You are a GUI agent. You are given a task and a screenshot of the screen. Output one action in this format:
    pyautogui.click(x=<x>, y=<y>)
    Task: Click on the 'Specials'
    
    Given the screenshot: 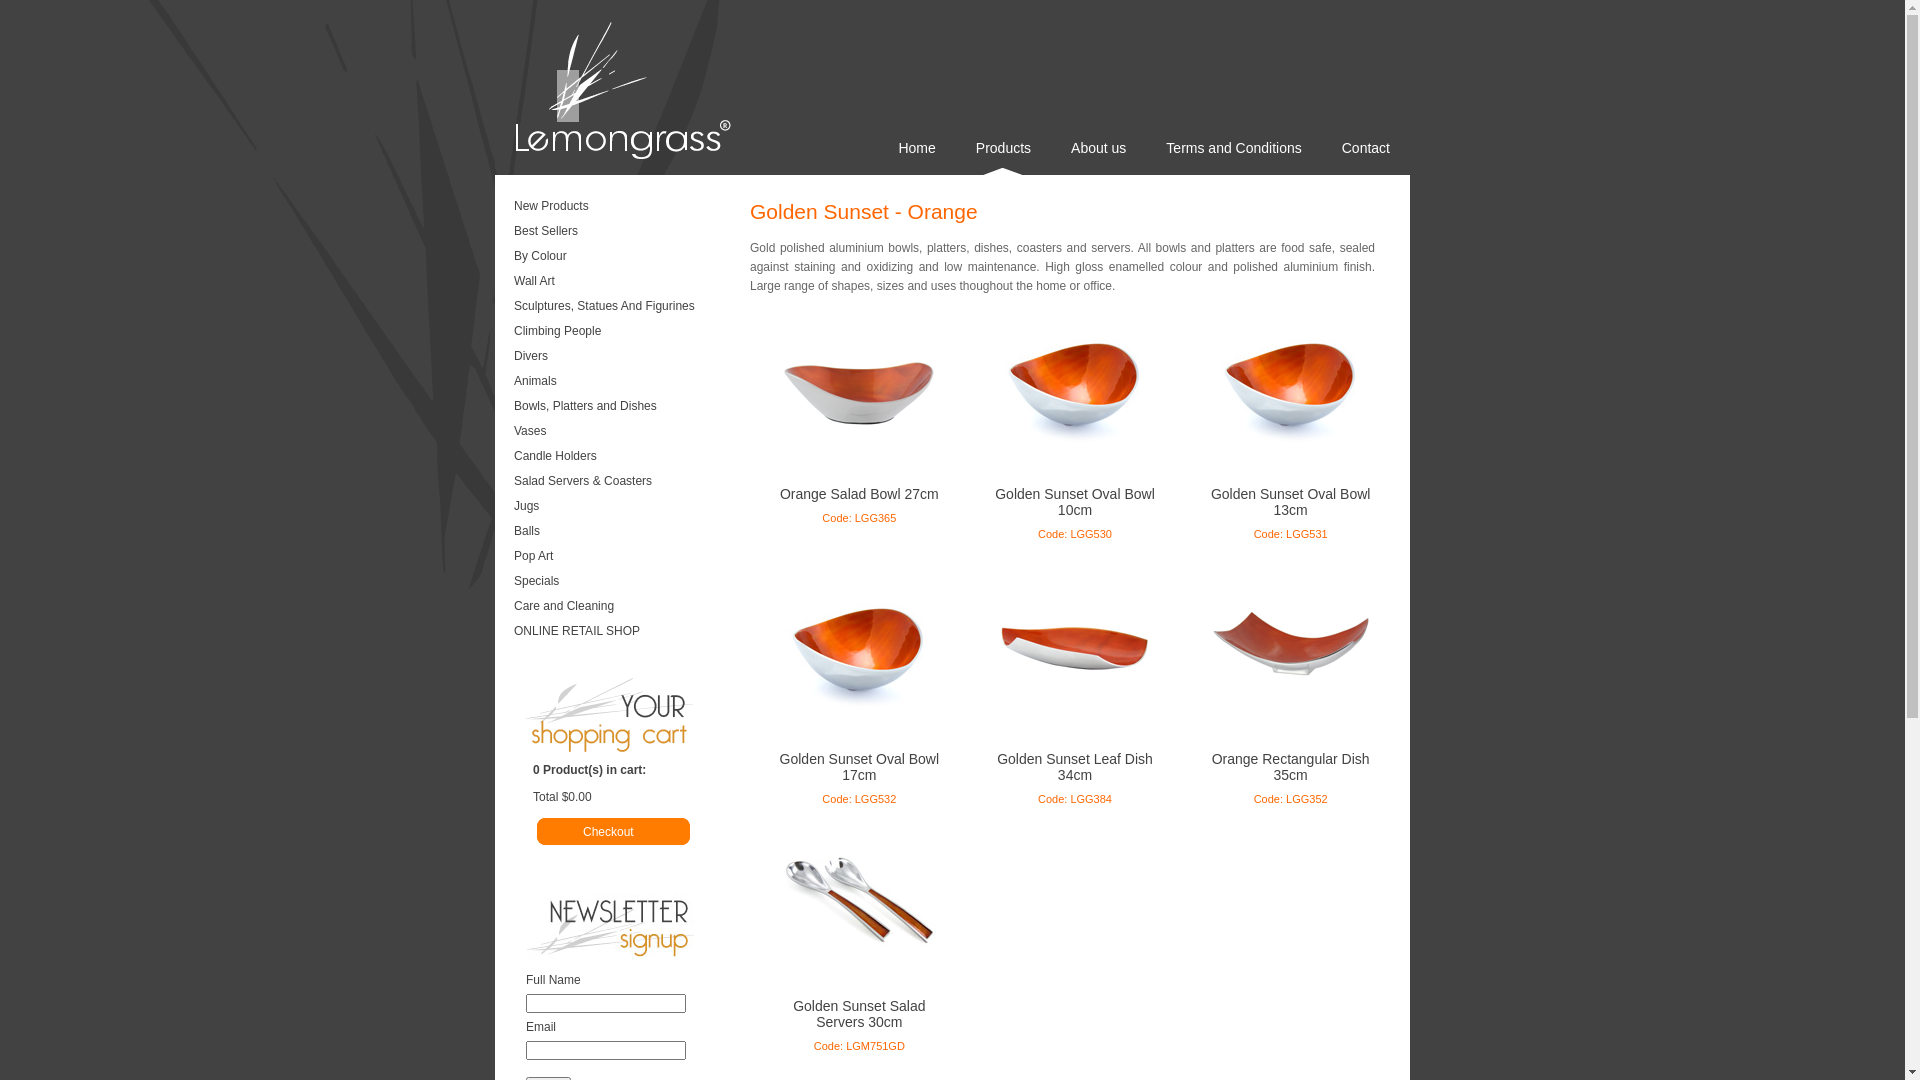 What is the action you would take?
    pyautogui.click(x=509, y=582)
    